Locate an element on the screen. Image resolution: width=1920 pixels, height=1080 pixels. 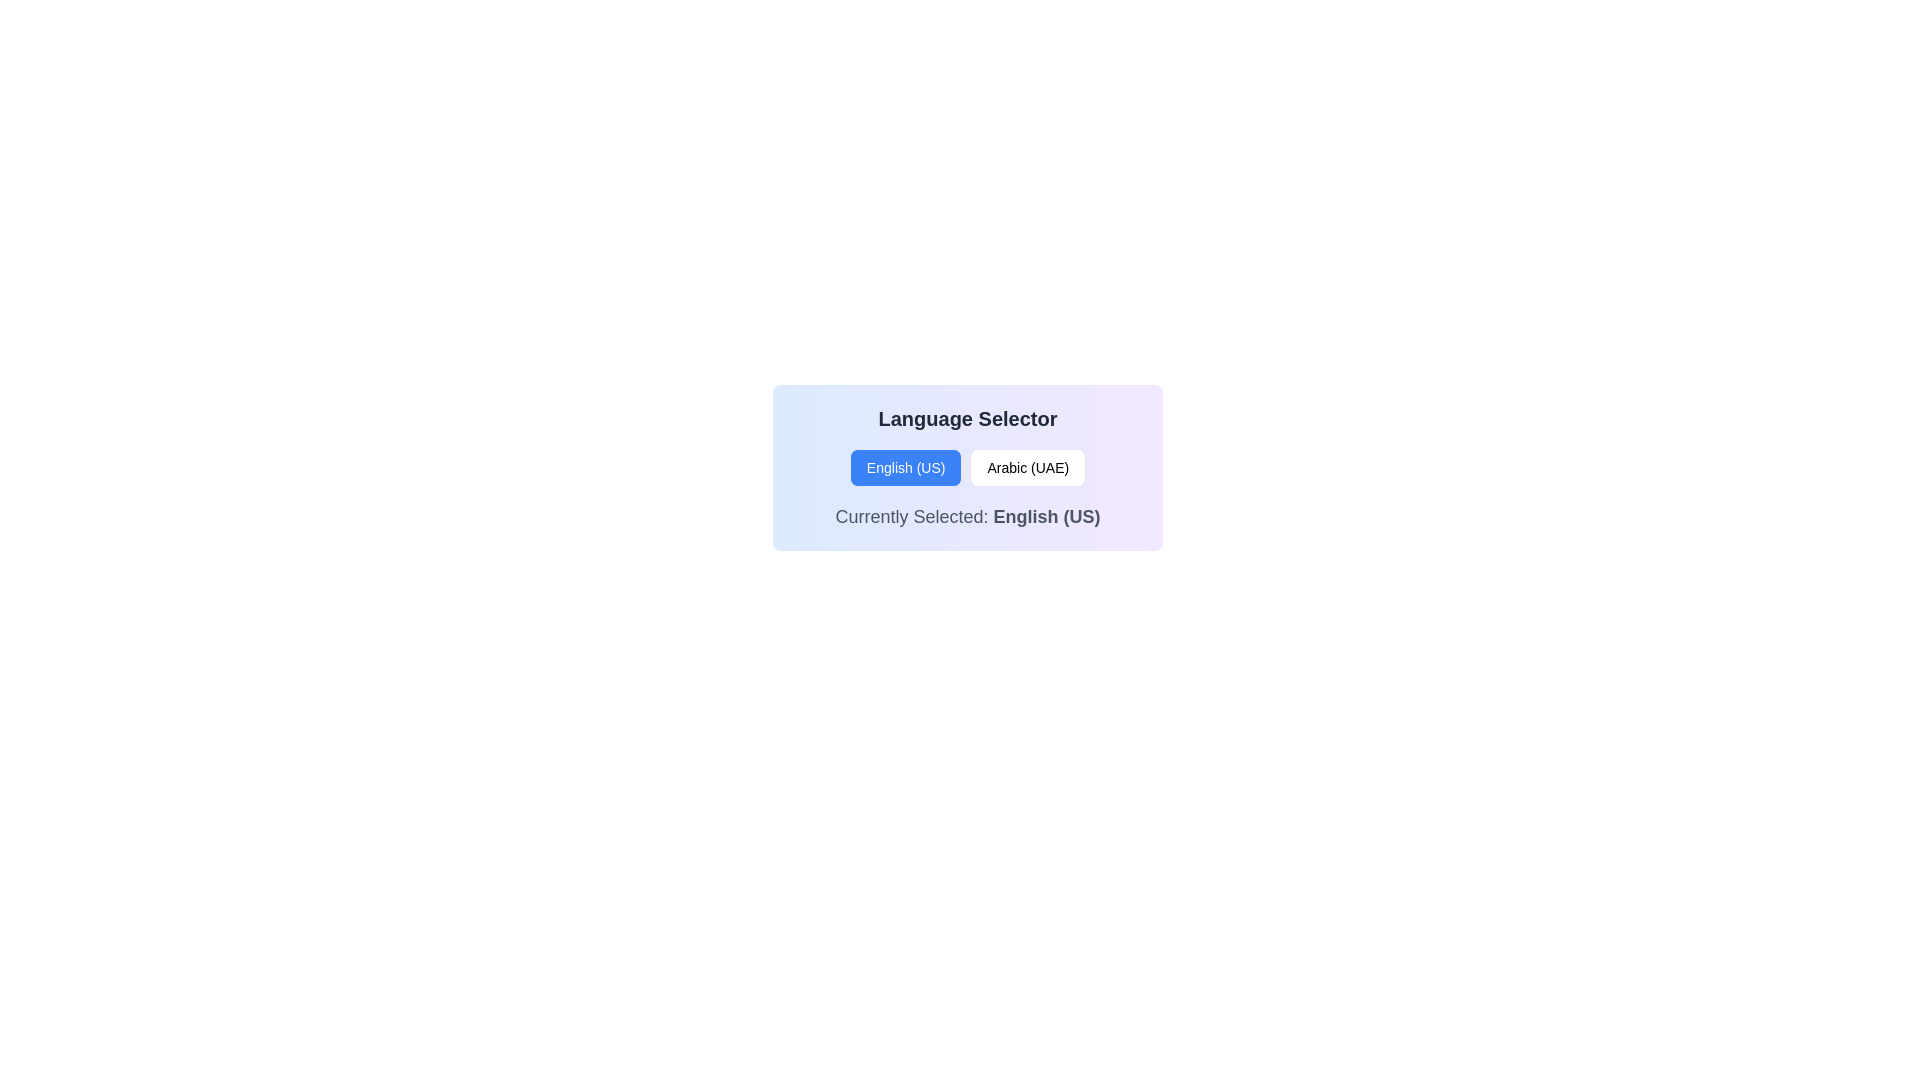
the button labeled 'English (US)' which has a blue background and white text, located at the top-left position among two buttons is located at coordinates (905, 467).